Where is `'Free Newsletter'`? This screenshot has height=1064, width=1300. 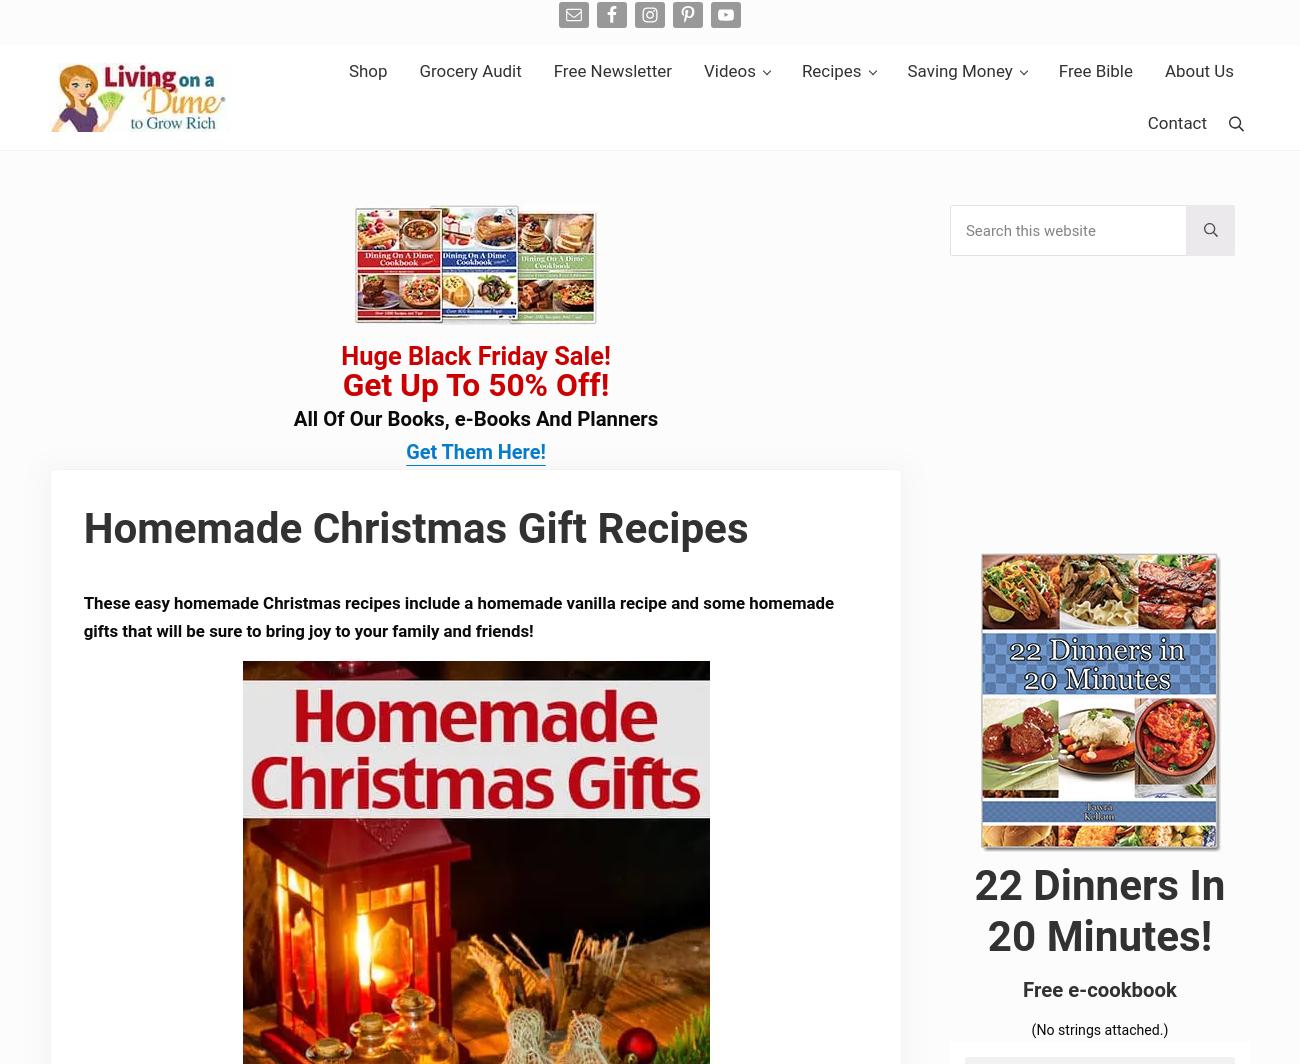 'Free Newsletter' is located at coordinates (612, 70).